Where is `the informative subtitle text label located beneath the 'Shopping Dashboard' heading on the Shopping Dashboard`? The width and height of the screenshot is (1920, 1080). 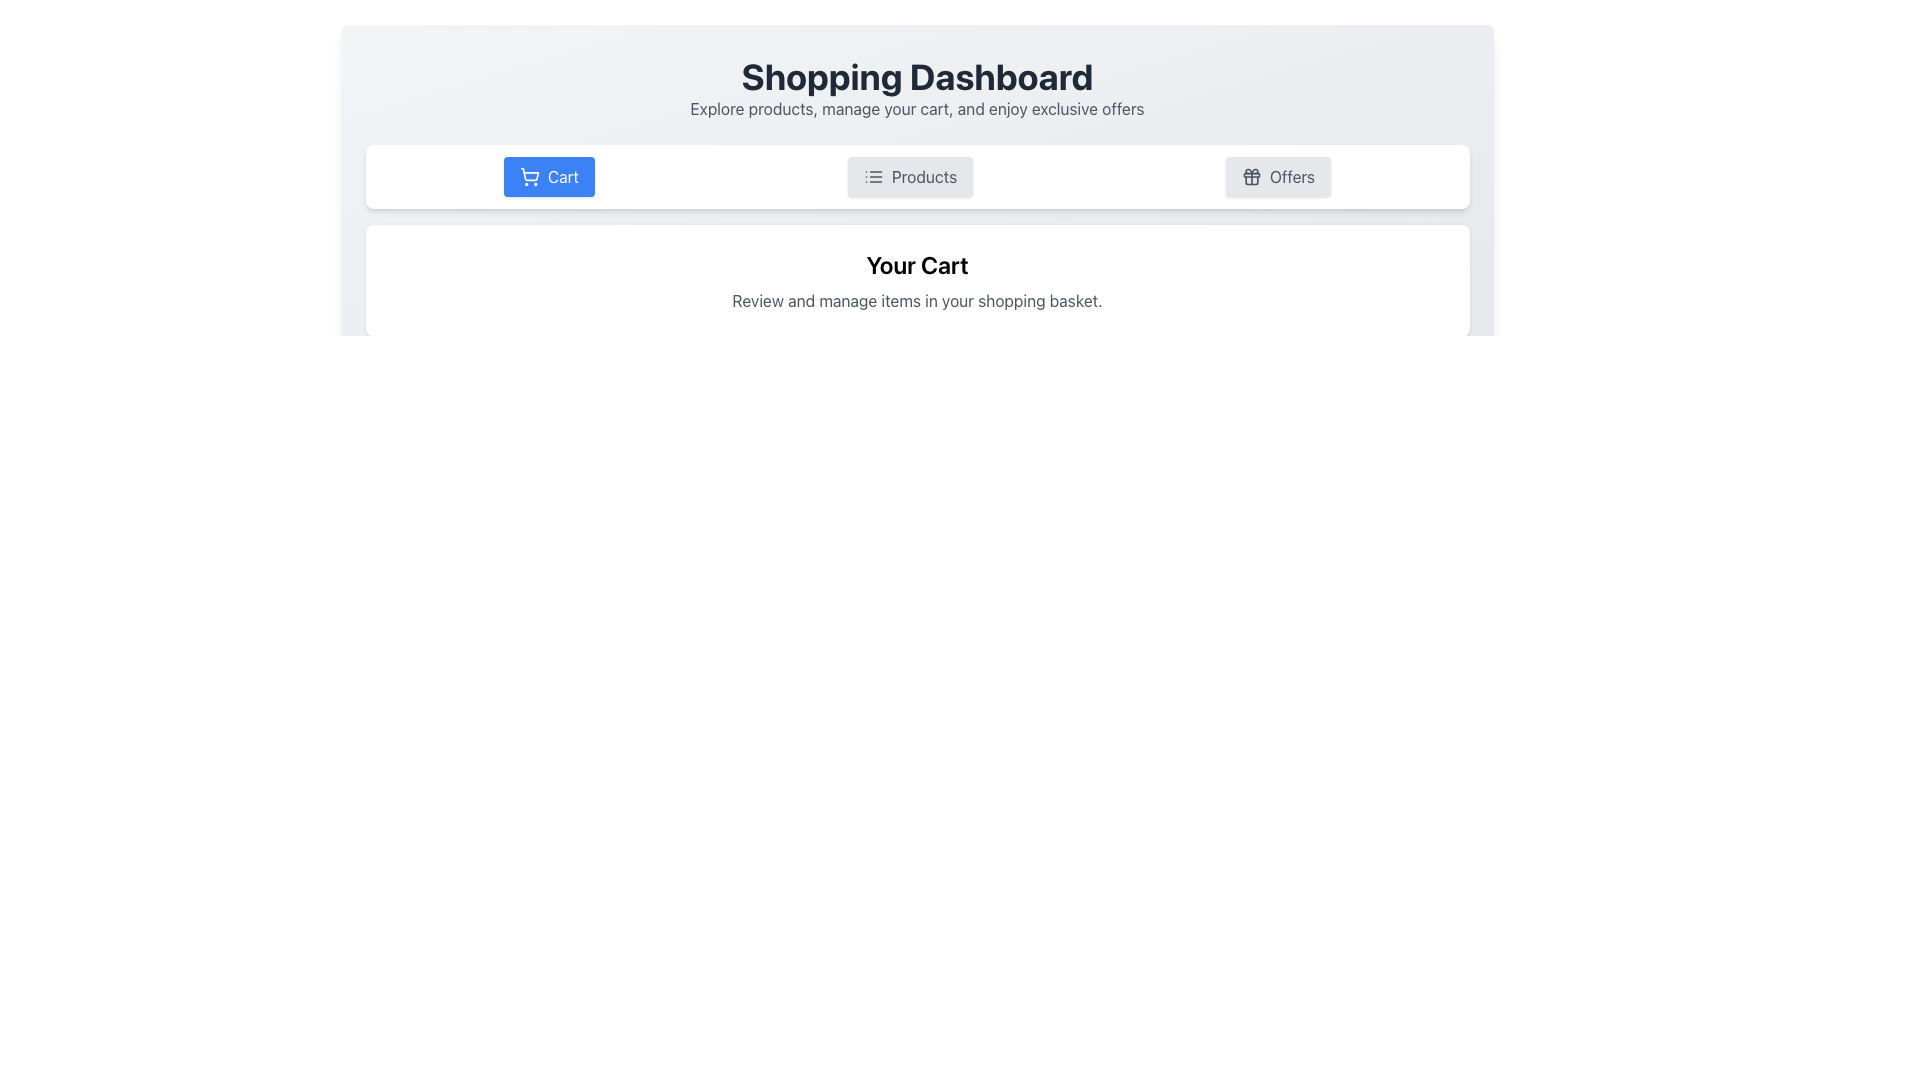
the informative subtitle text label located beneath the 'Shopping Dashboard' heading on the Shopping Dashboard is located at coordinates (916, 108).